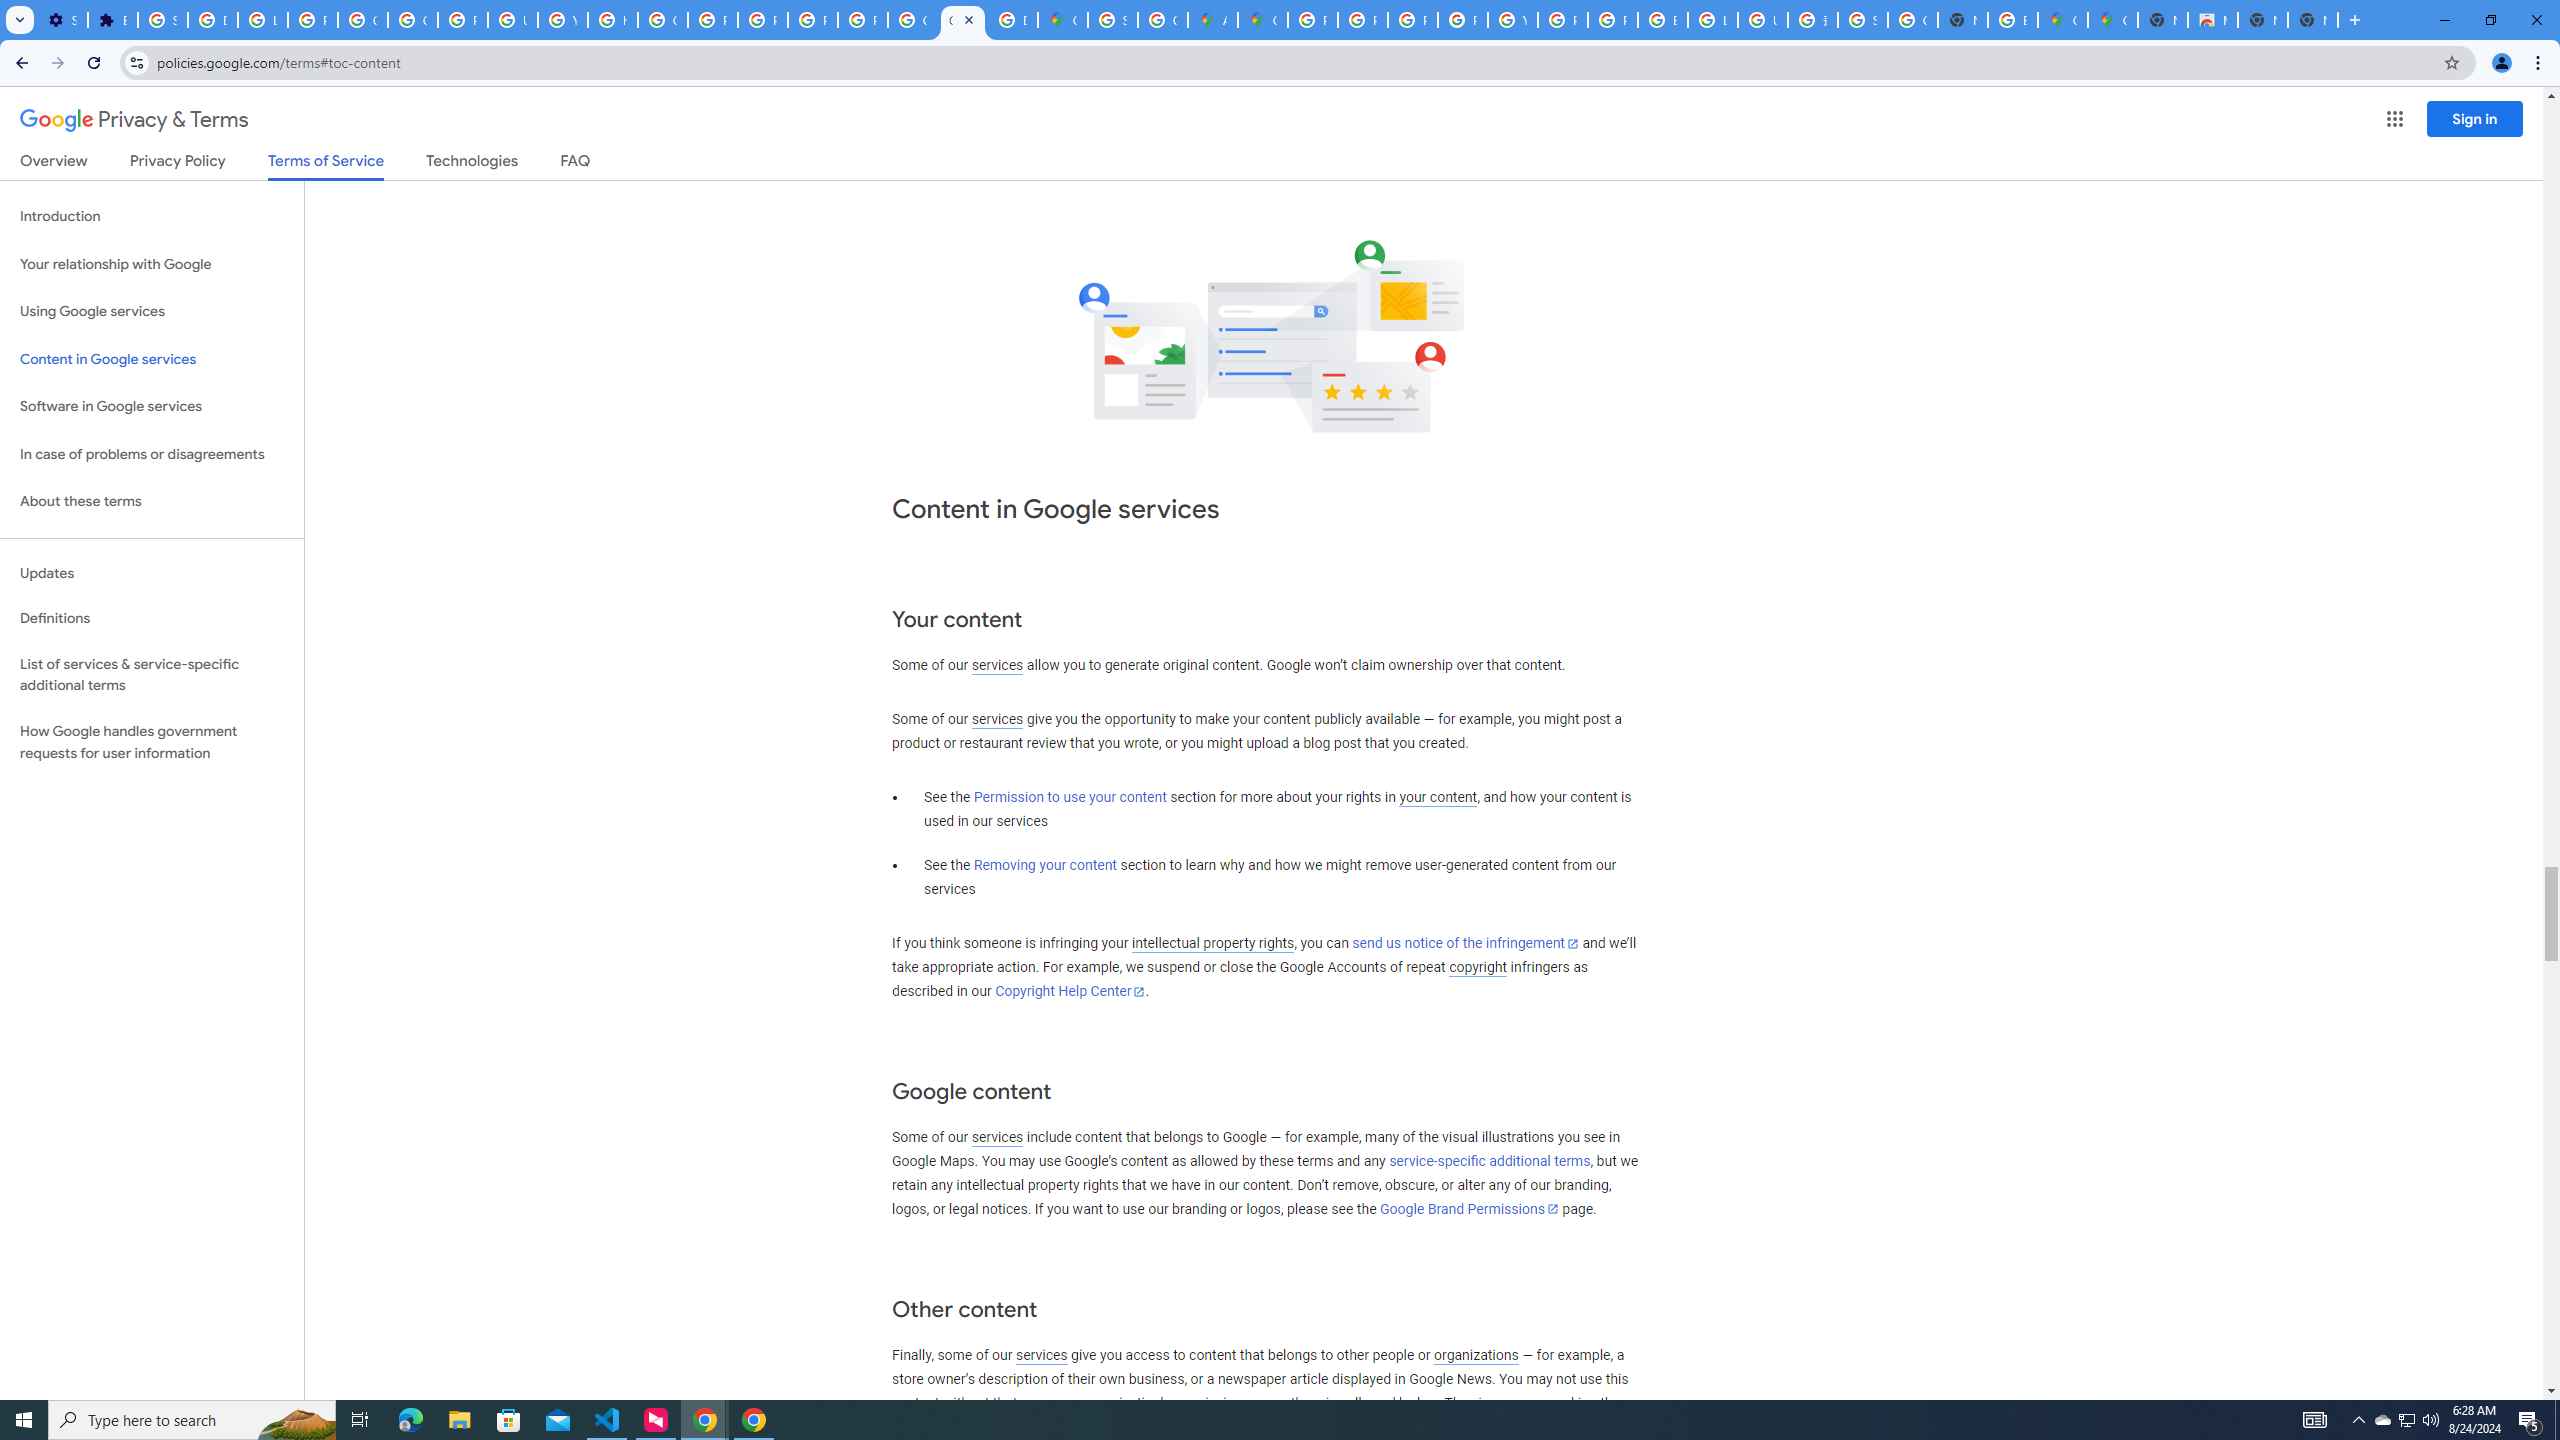 This screenshot has width=2560, height=1440. What do you see at coordinates (1162, 19) in the screenshot?
I see `'Create your Google Account'` at bounding box center [1162, 19].